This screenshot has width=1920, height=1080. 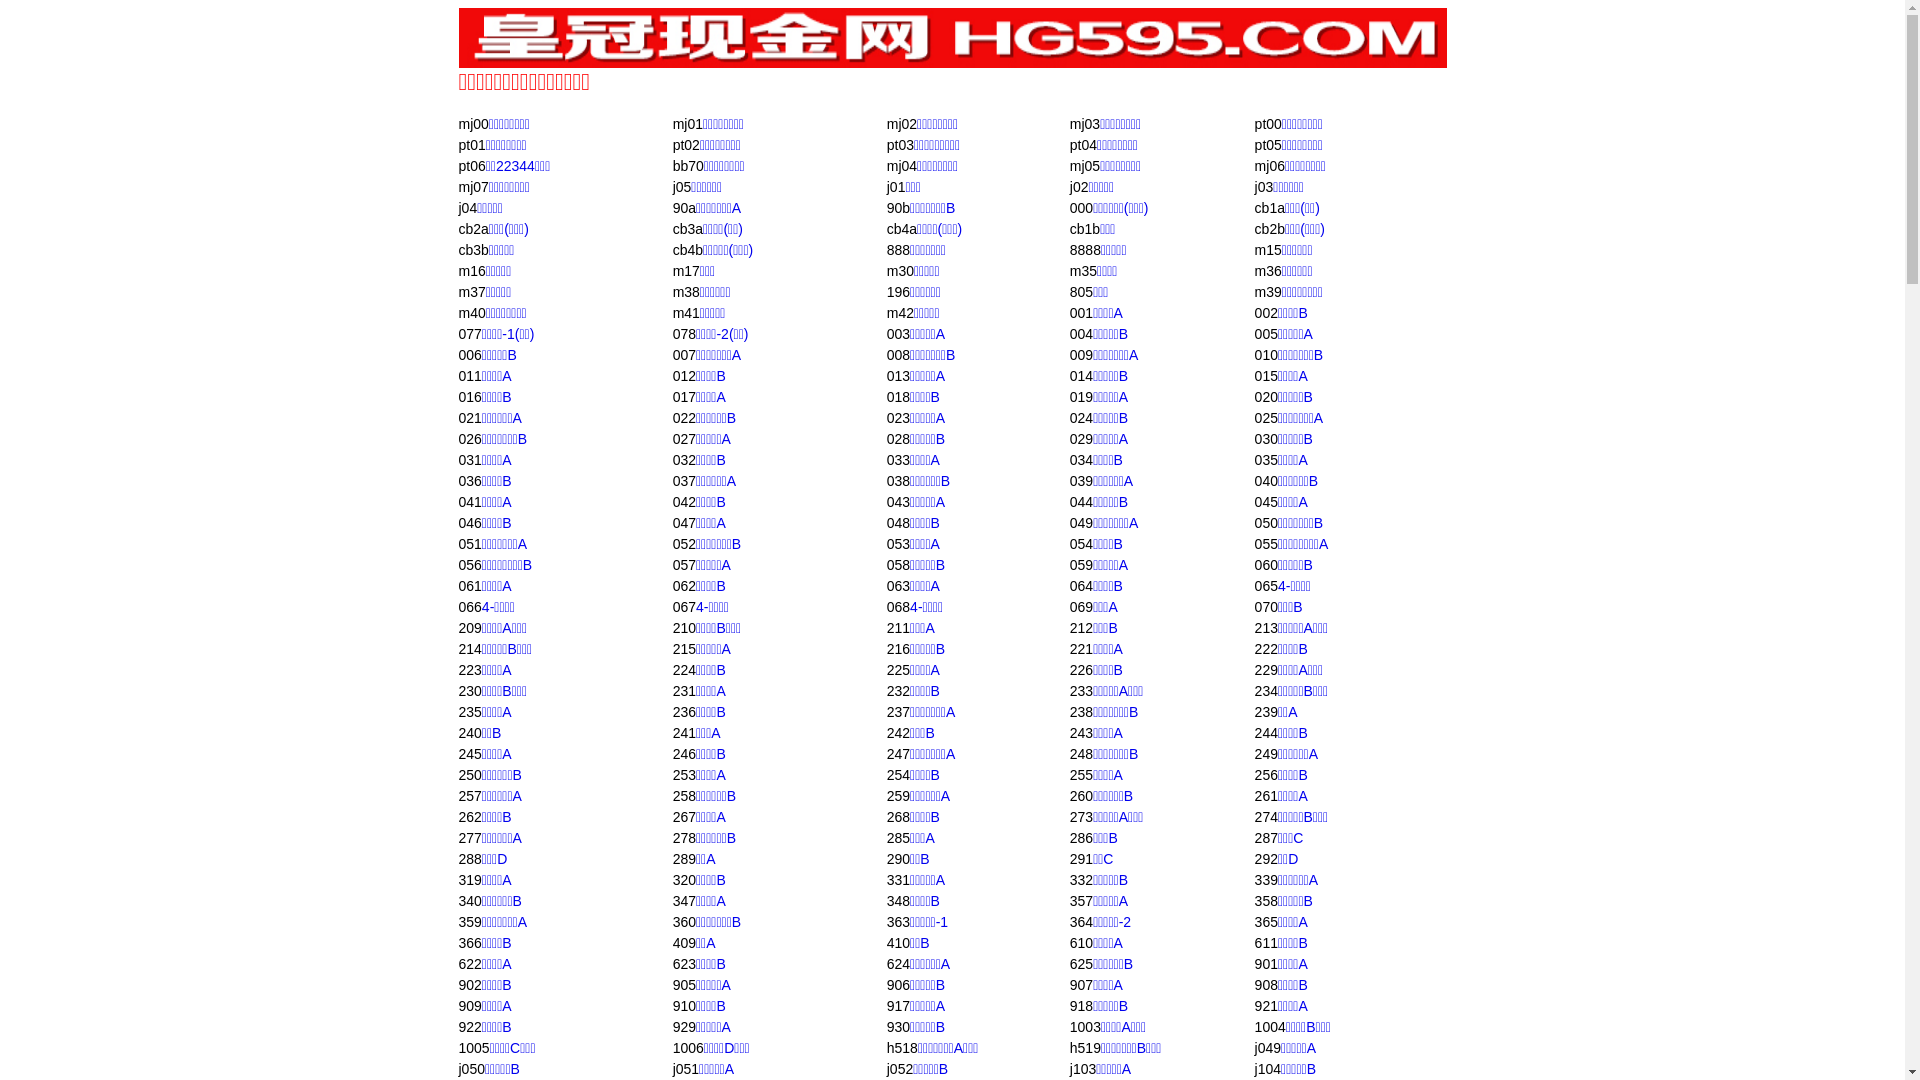 I want to click on '340', so click(x=468, y=901).